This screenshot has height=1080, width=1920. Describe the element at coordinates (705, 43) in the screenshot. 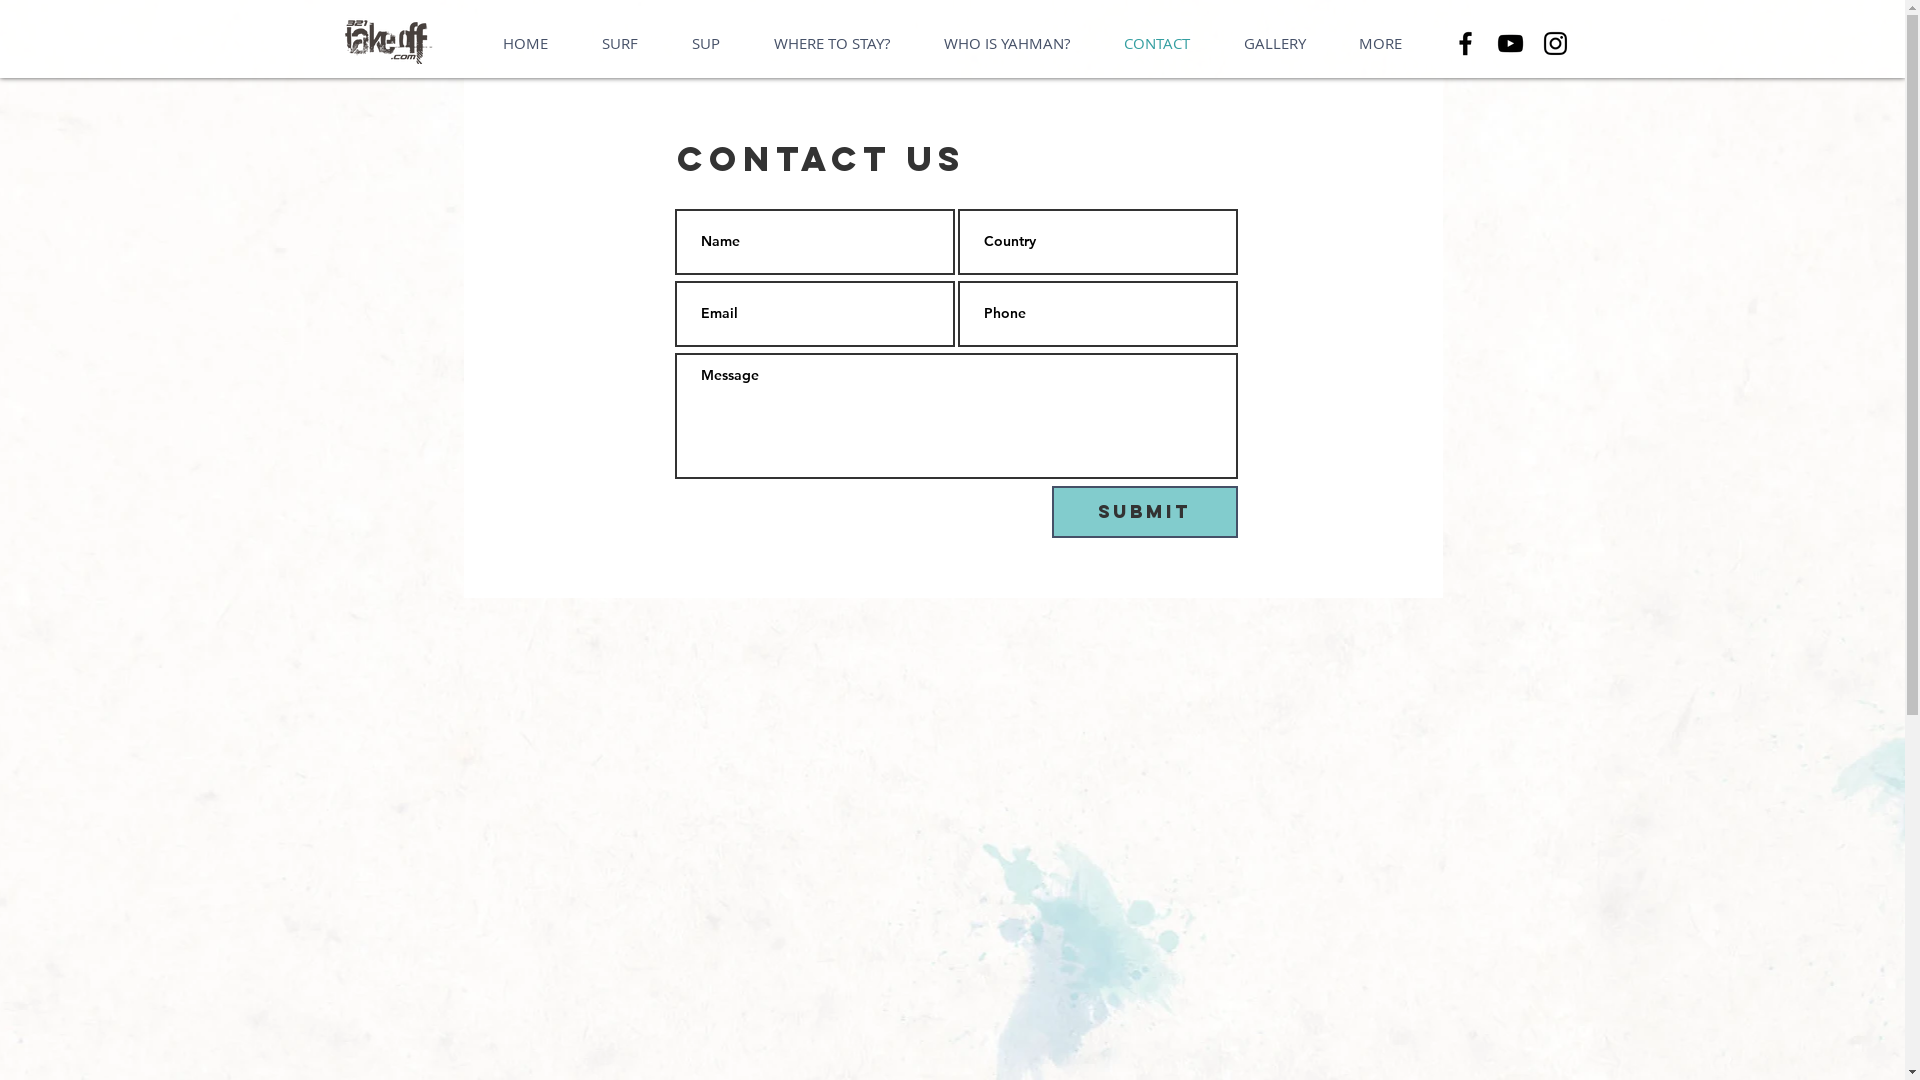

I see `'SUP'` at that location.